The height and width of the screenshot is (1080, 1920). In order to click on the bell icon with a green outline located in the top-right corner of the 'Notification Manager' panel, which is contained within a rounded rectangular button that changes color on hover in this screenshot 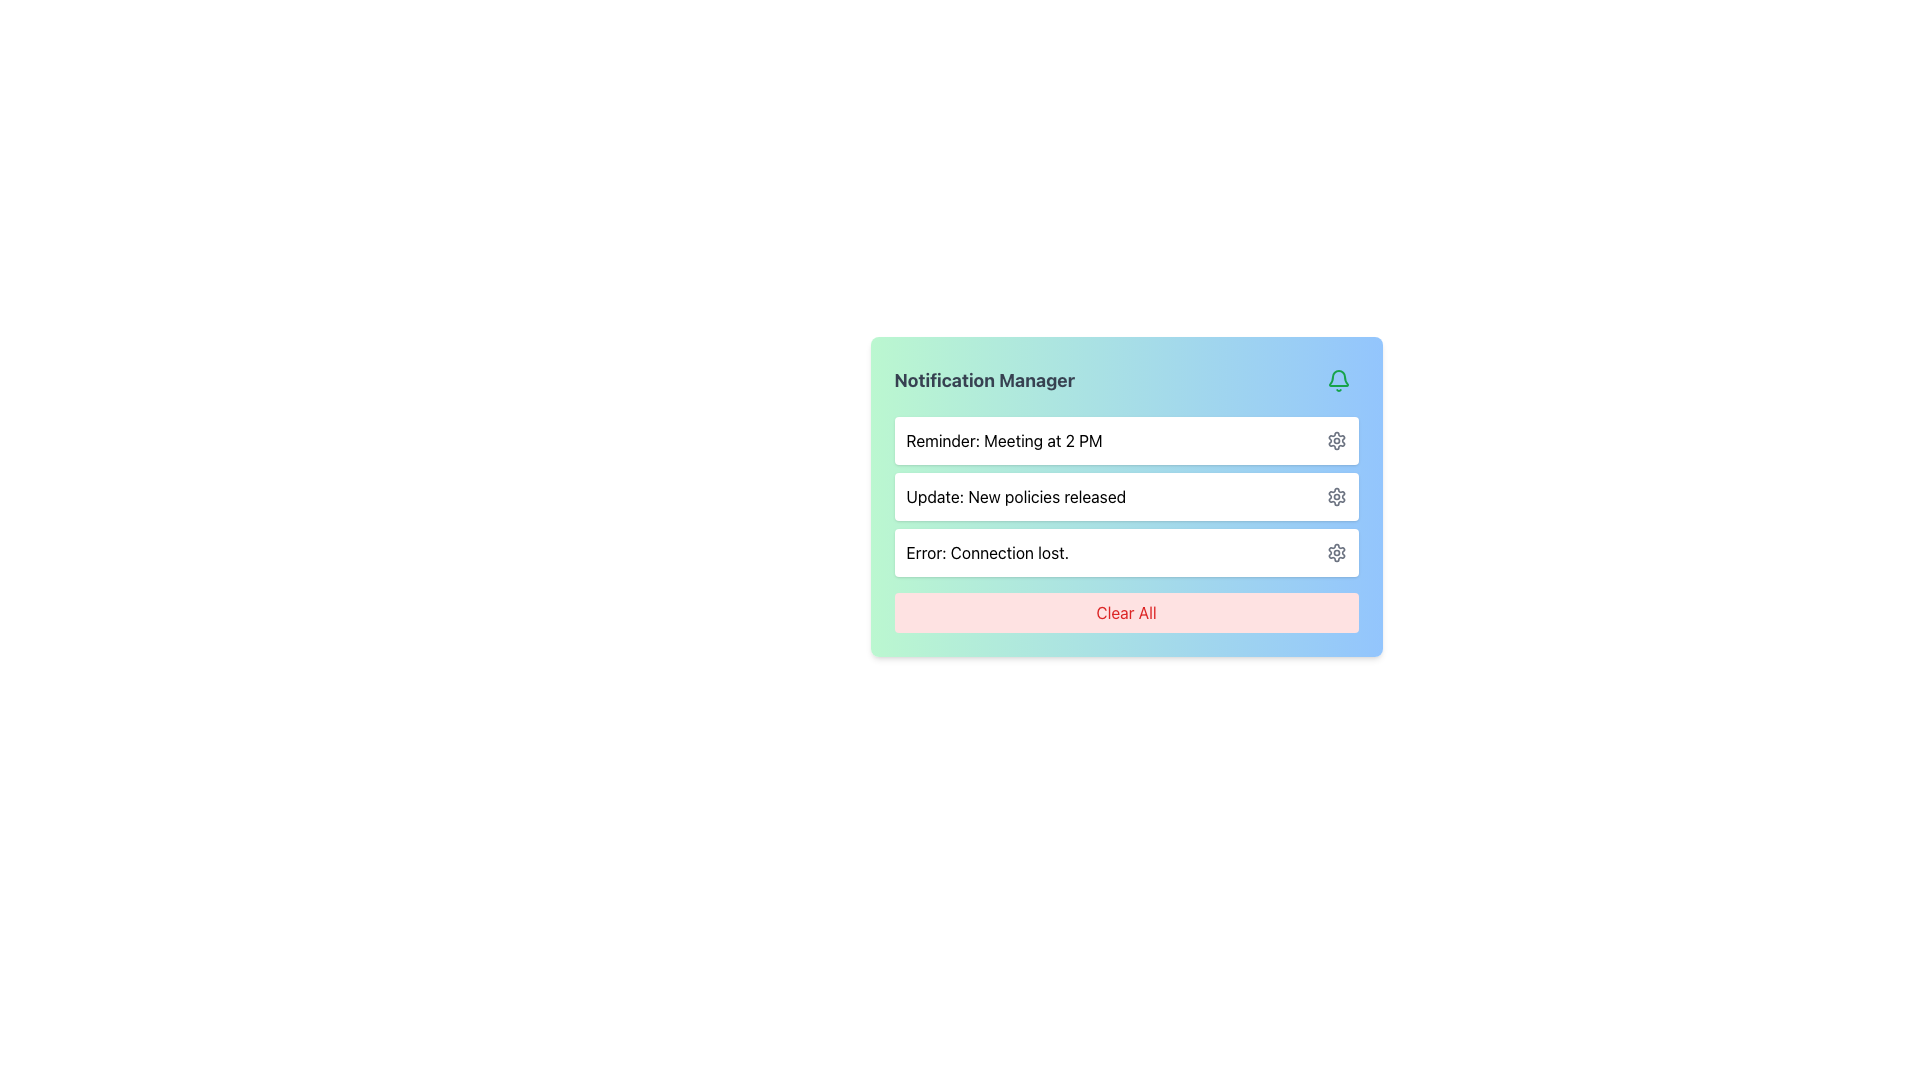, I will do `click(1338, 381)`.